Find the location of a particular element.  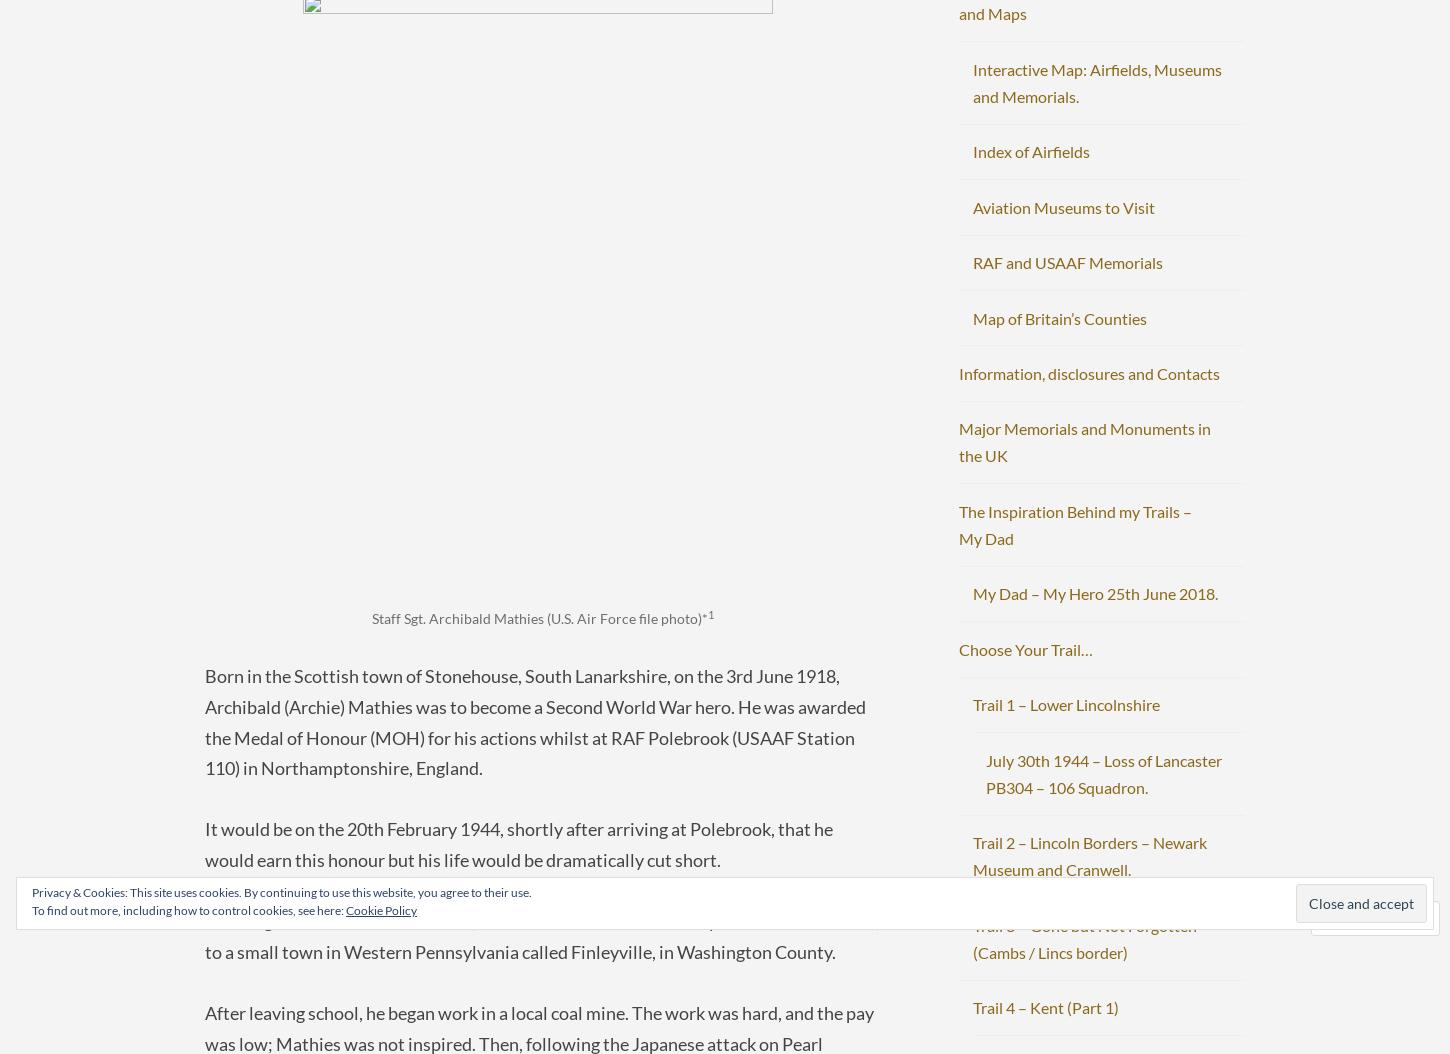

'Trail 1 – Lower Lincolnshire' is located at coordinates (1065, 703).